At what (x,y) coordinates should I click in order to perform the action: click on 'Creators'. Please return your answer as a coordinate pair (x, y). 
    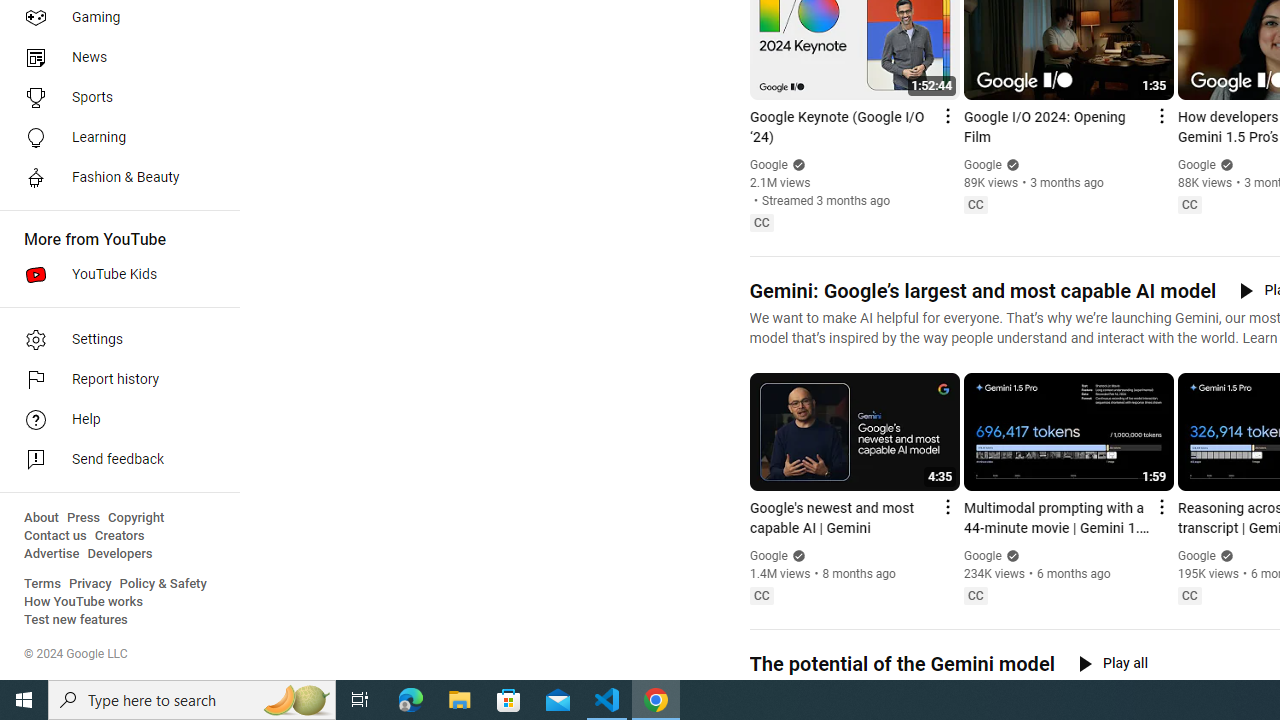
    Looking at the image, I should click on (118, 535).